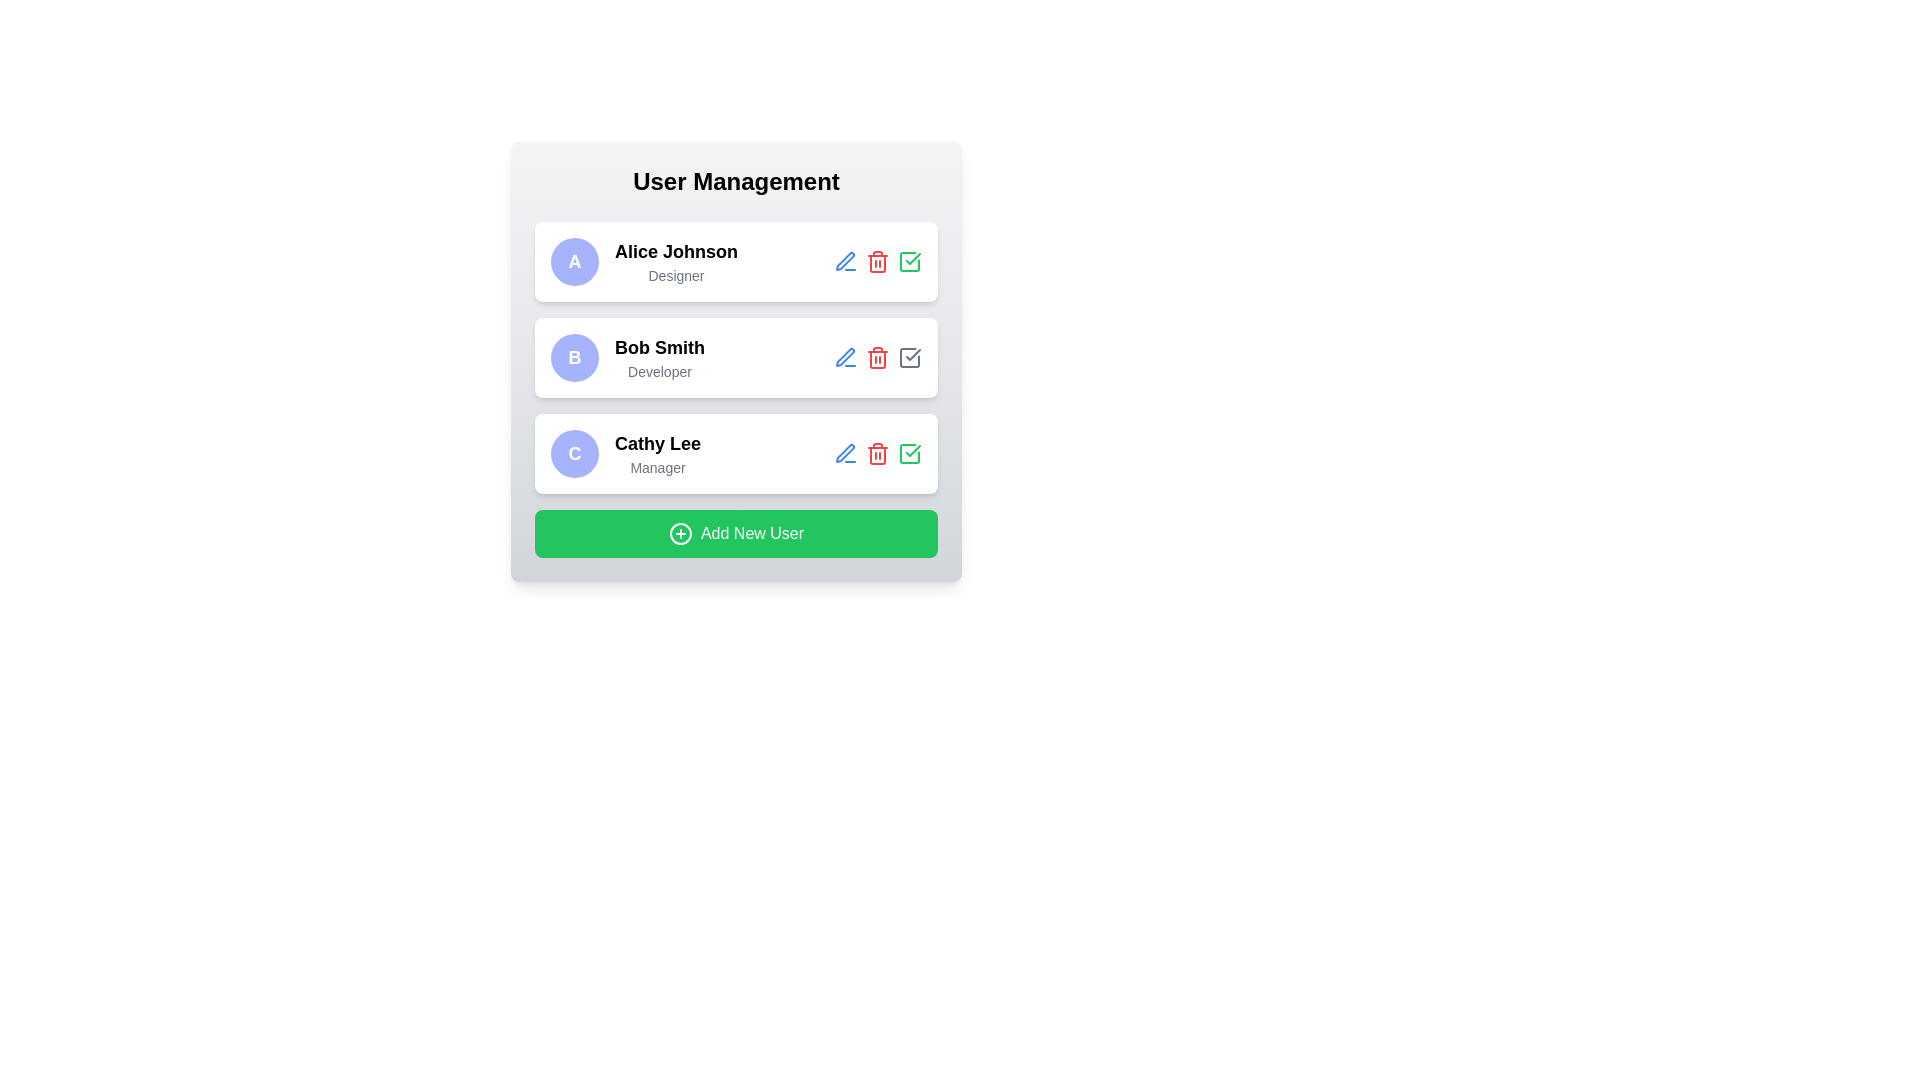 This screenshot has width=1920, height=1080. I want to click on the second icon from the left in the User Management list associated with the Alice Johnson Designer entry, so click(878, 261).